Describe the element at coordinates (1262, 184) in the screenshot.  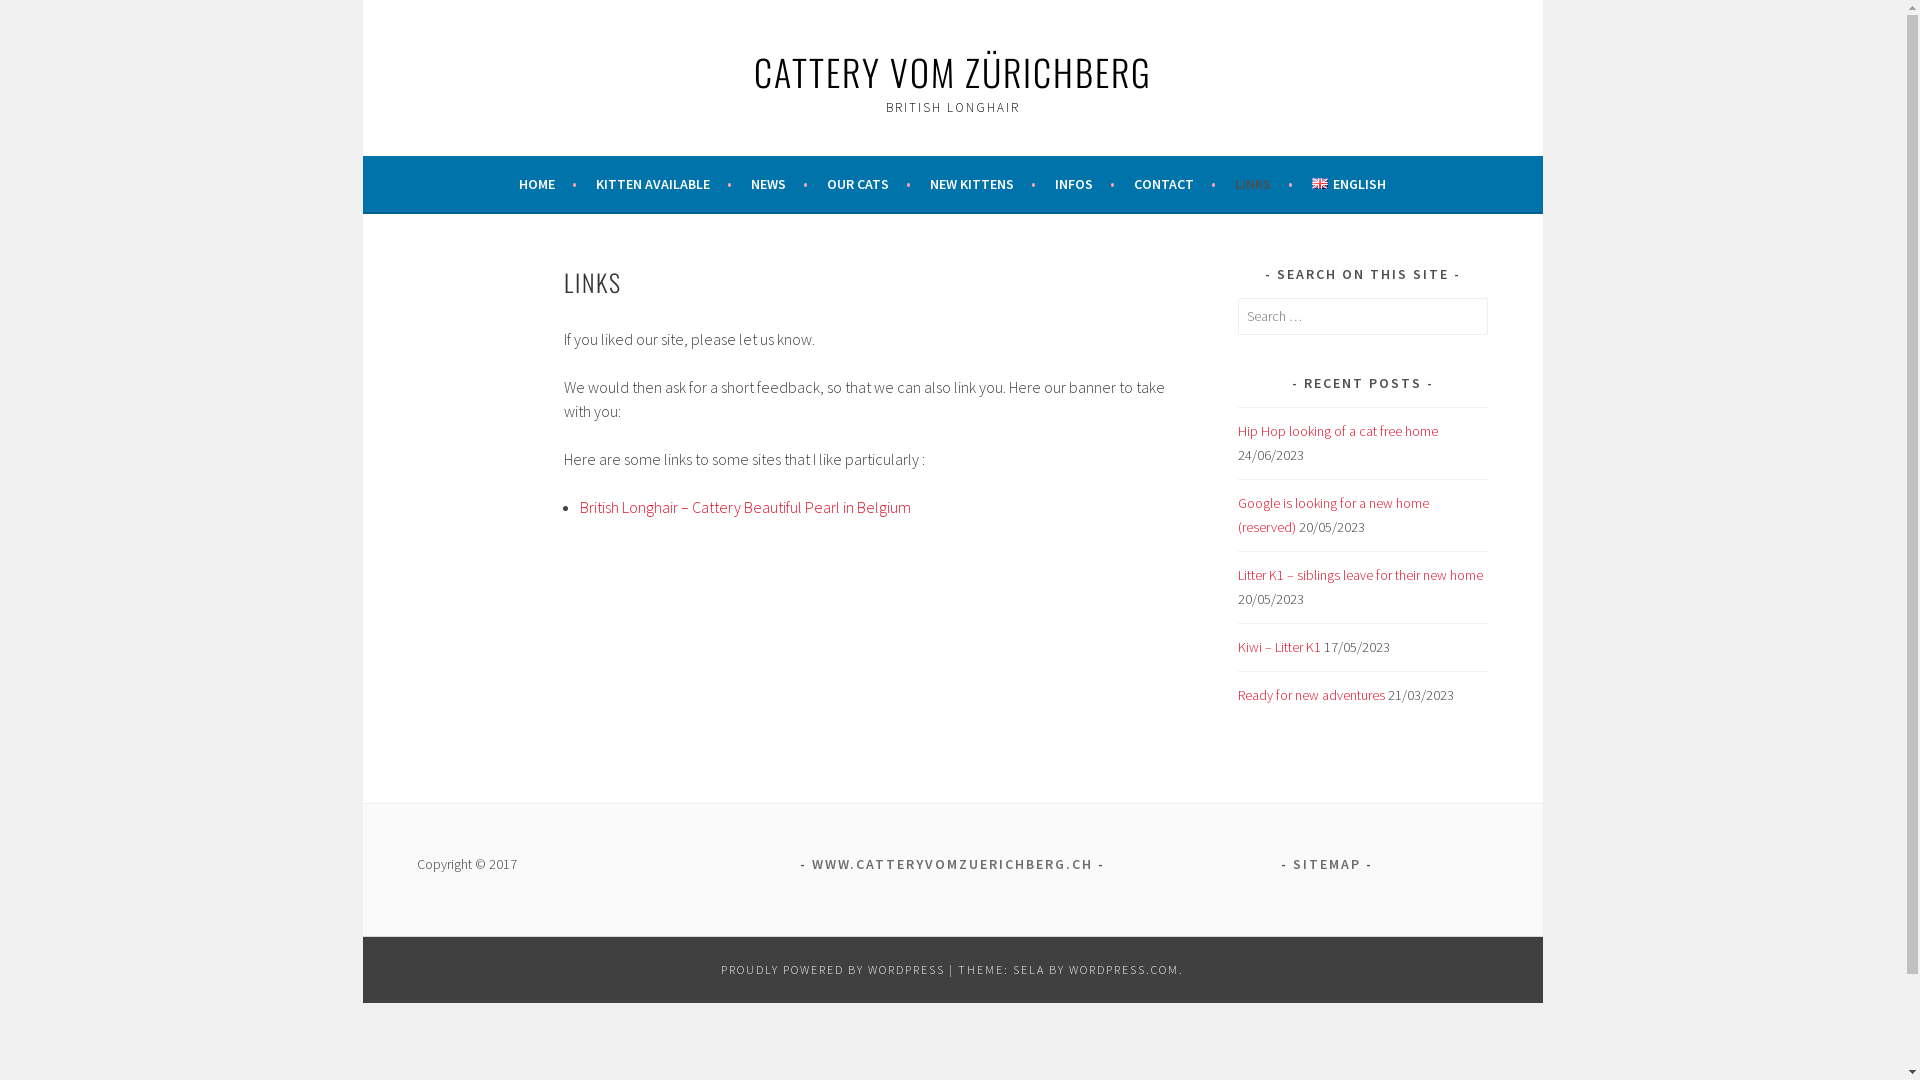
I see `'LINKS'` at that location.